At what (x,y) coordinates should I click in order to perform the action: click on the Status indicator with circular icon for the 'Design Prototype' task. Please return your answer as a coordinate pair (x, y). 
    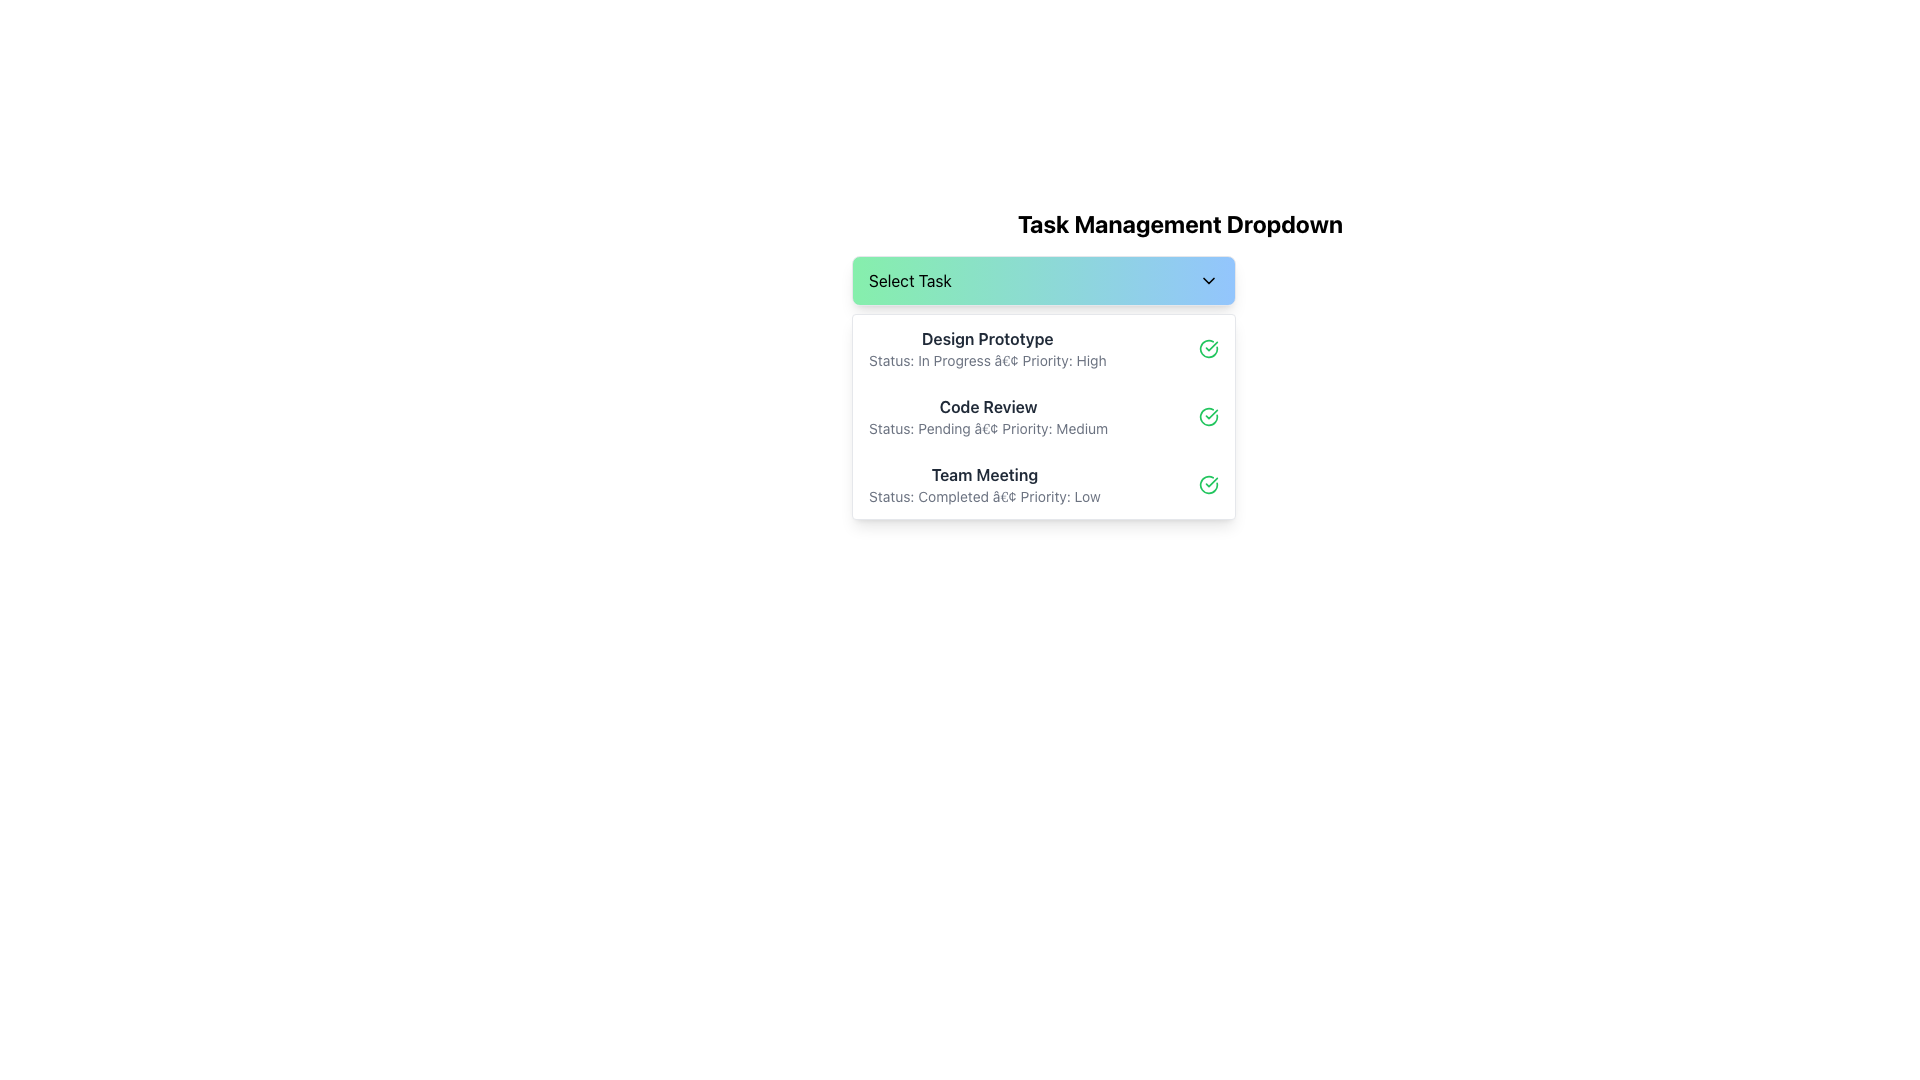
    Looking at the image, I should click on (1208, 347).